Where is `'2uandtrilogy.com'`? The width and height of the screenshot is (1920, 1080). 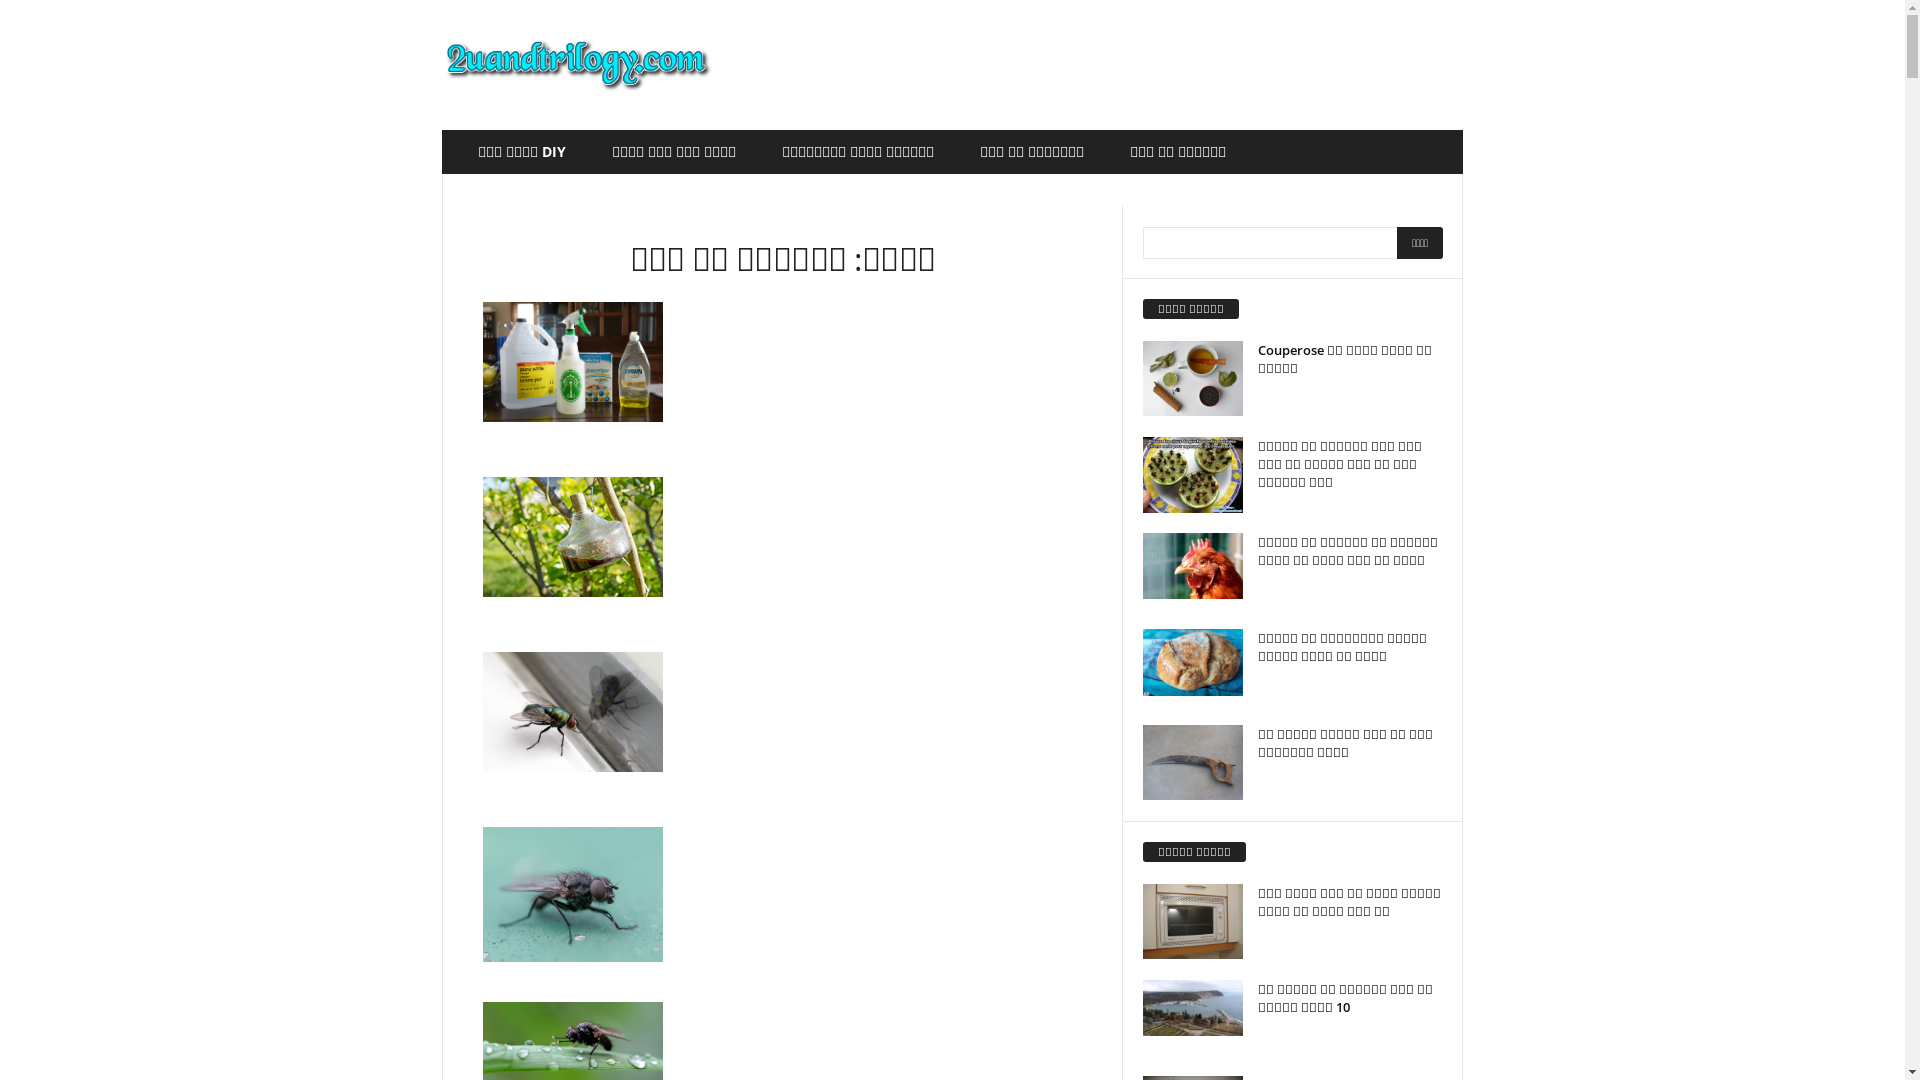 '2uandtrilogy.com' is located at coordinates (576, 64).